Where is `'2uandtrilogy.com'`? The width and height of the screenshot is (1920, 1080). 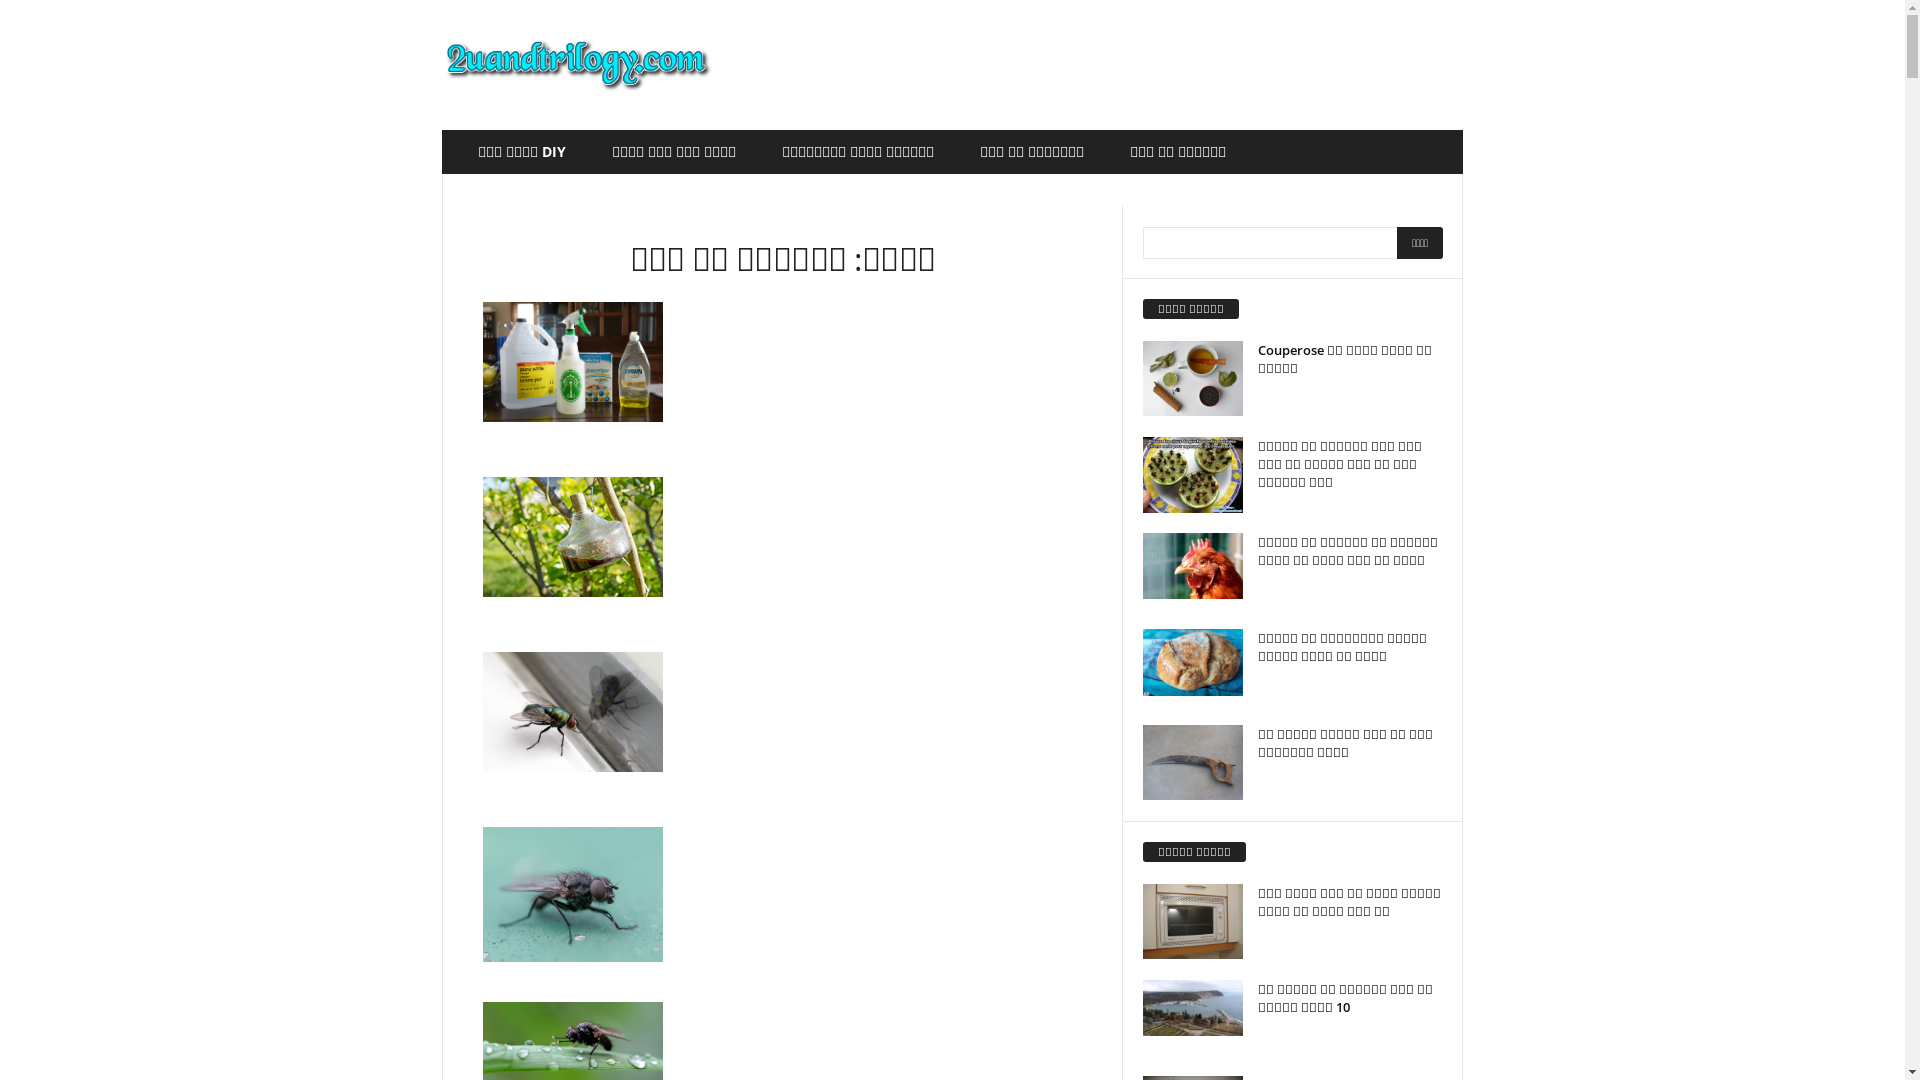 '2uandtrilogy.com' is located at coordinates (576, 64).